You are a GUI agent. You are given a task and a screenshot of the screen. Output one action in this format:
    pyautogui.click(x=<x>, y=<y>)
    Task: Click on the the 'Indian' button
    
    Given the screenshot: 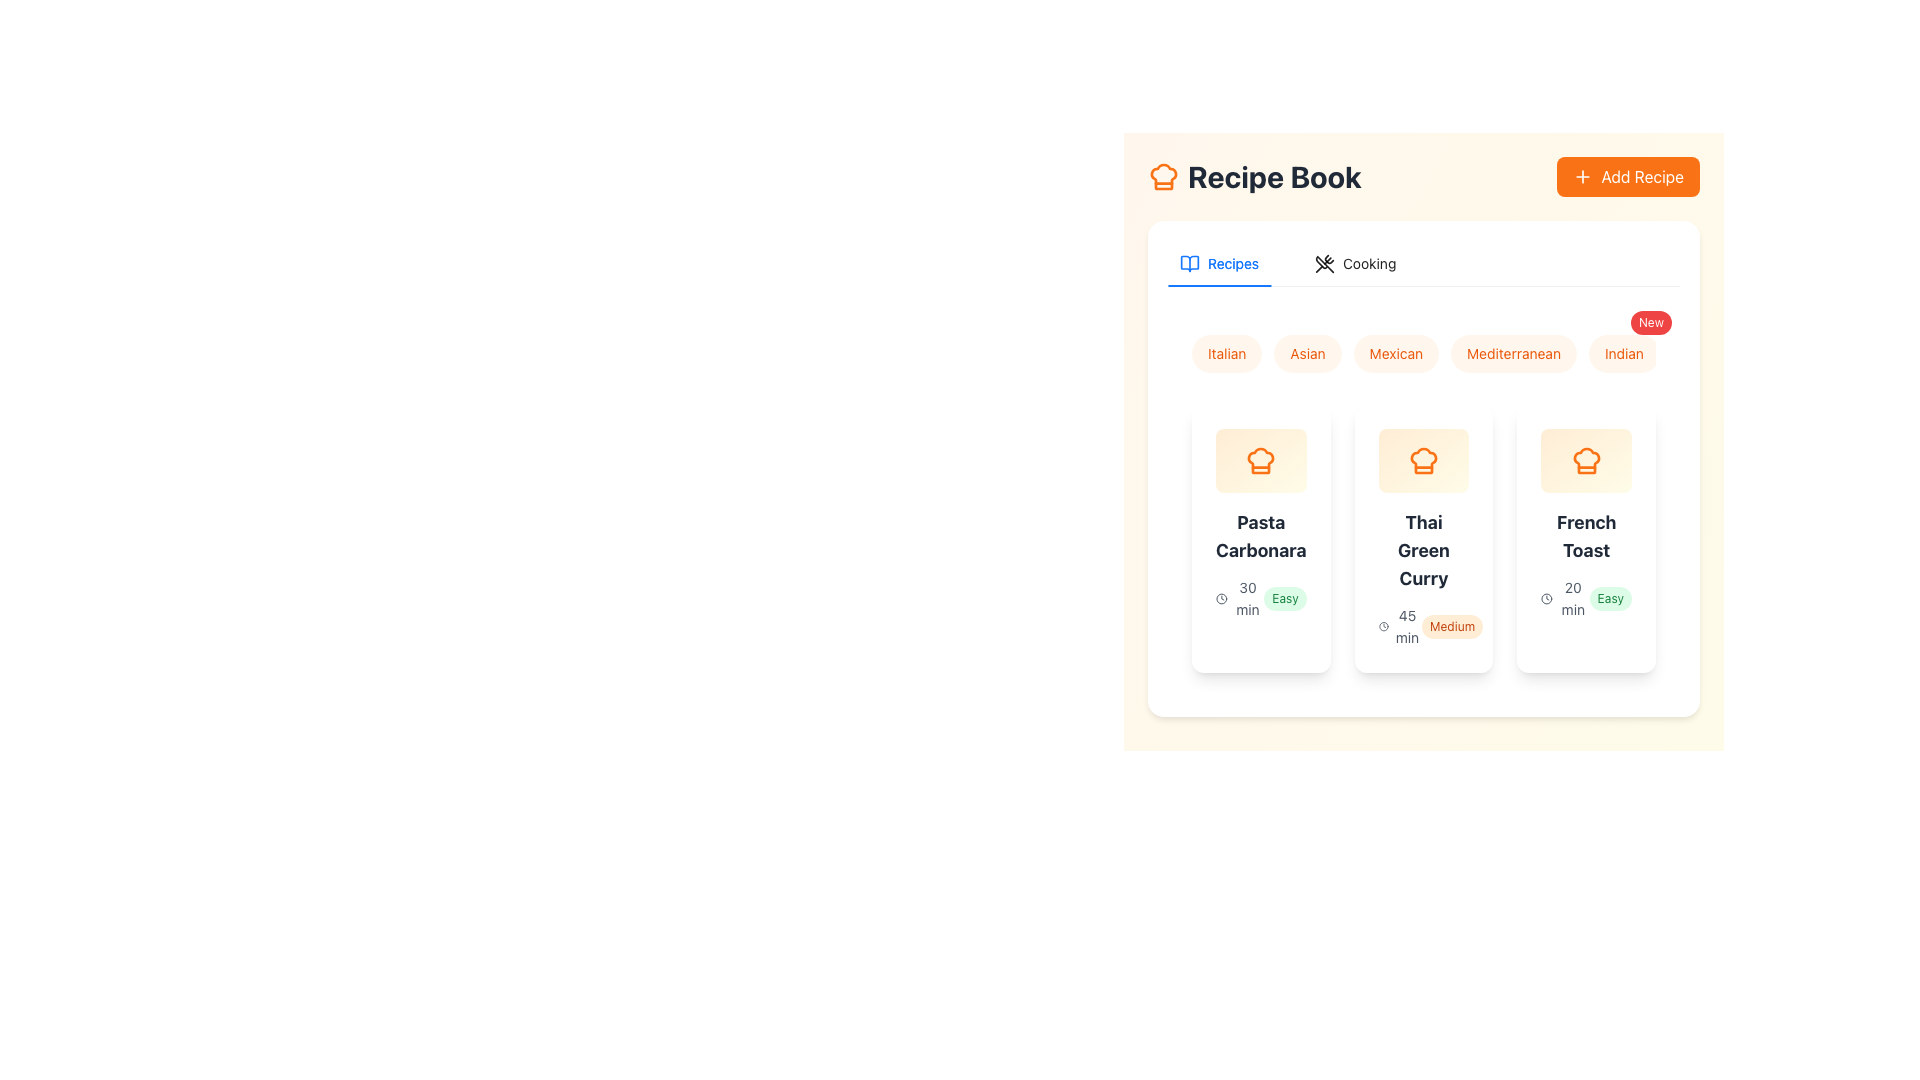 What is the action you would take?
    pyautogui.click(x=1624, y=353)
    